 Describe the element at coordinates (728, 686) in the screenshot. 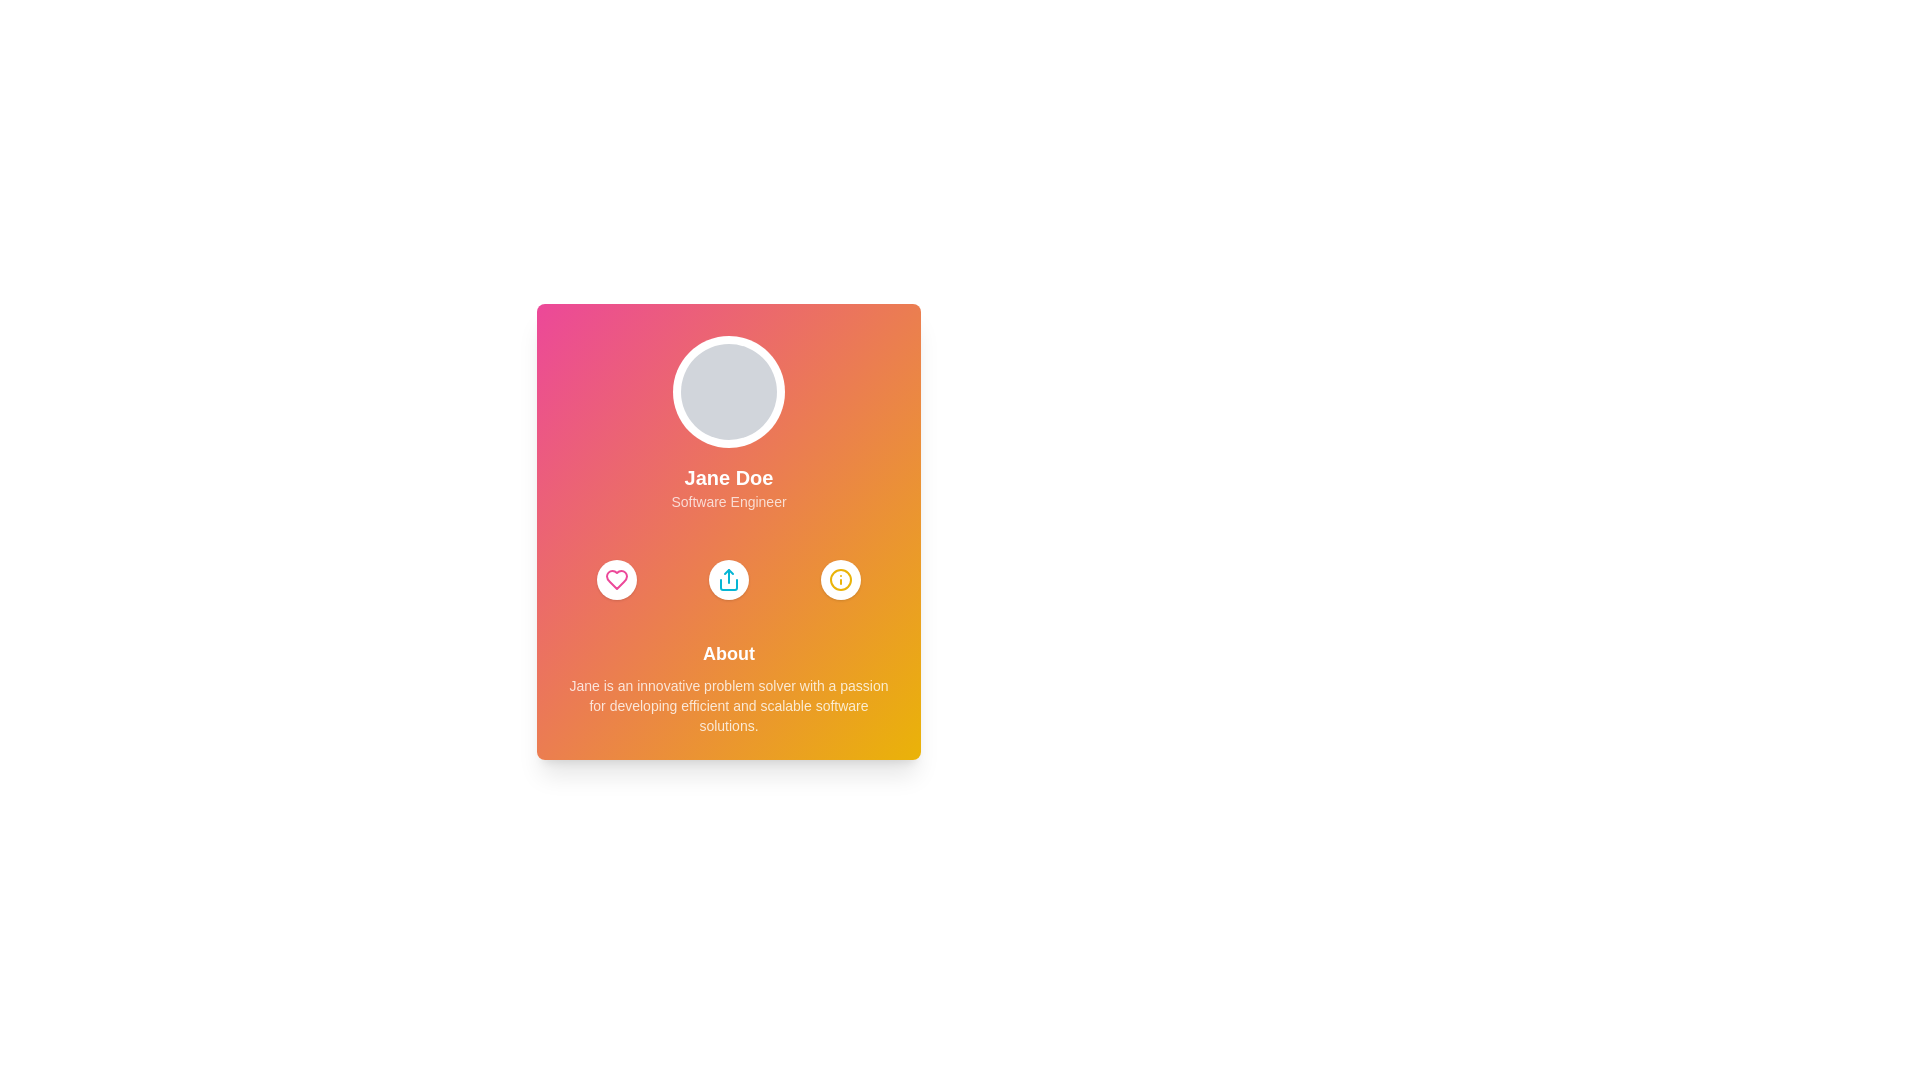

I see `text content block titled 'About' located at the bottom of the card, which provides details about 'Jane'` at that location.